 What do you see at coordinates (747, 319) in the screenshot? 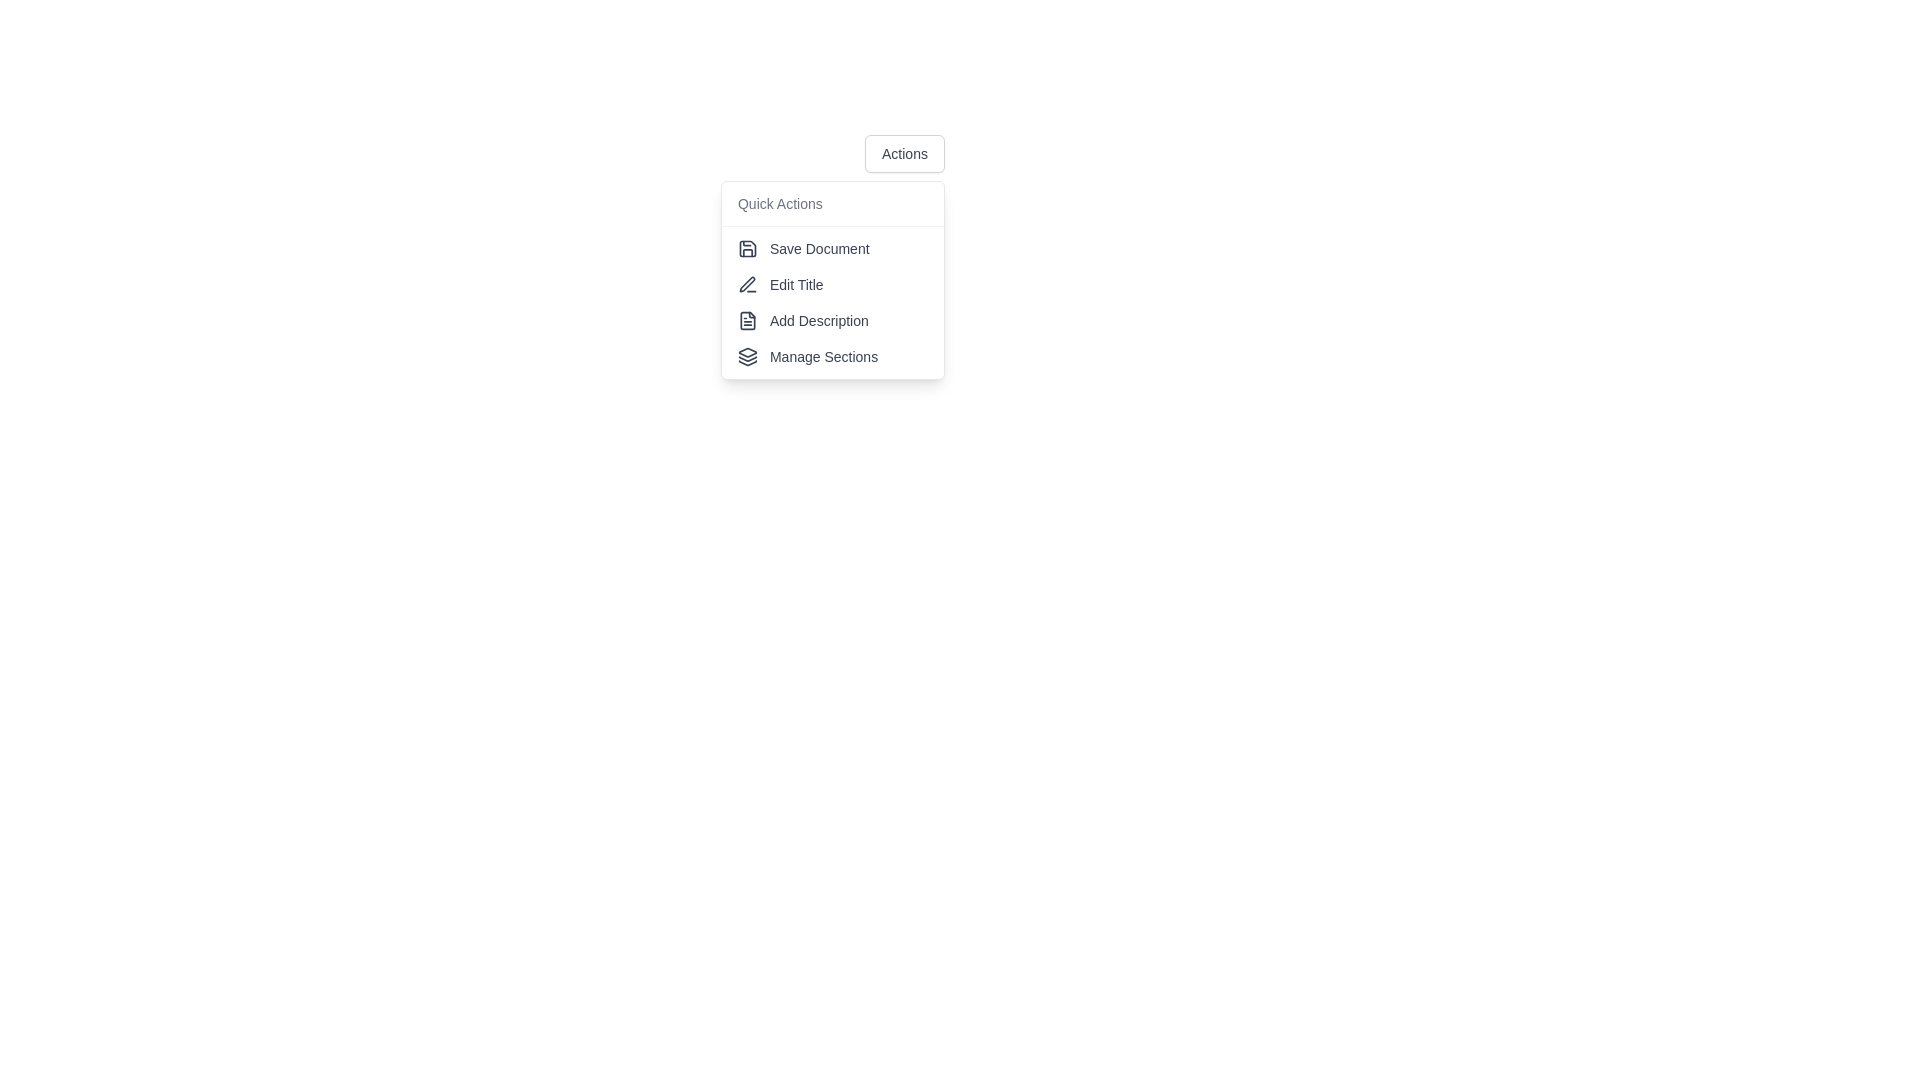
I see `the small minimalistic document icon located to the left of the 'Add Description' text label in the dropdown menu` at bounding box center [747, 319].